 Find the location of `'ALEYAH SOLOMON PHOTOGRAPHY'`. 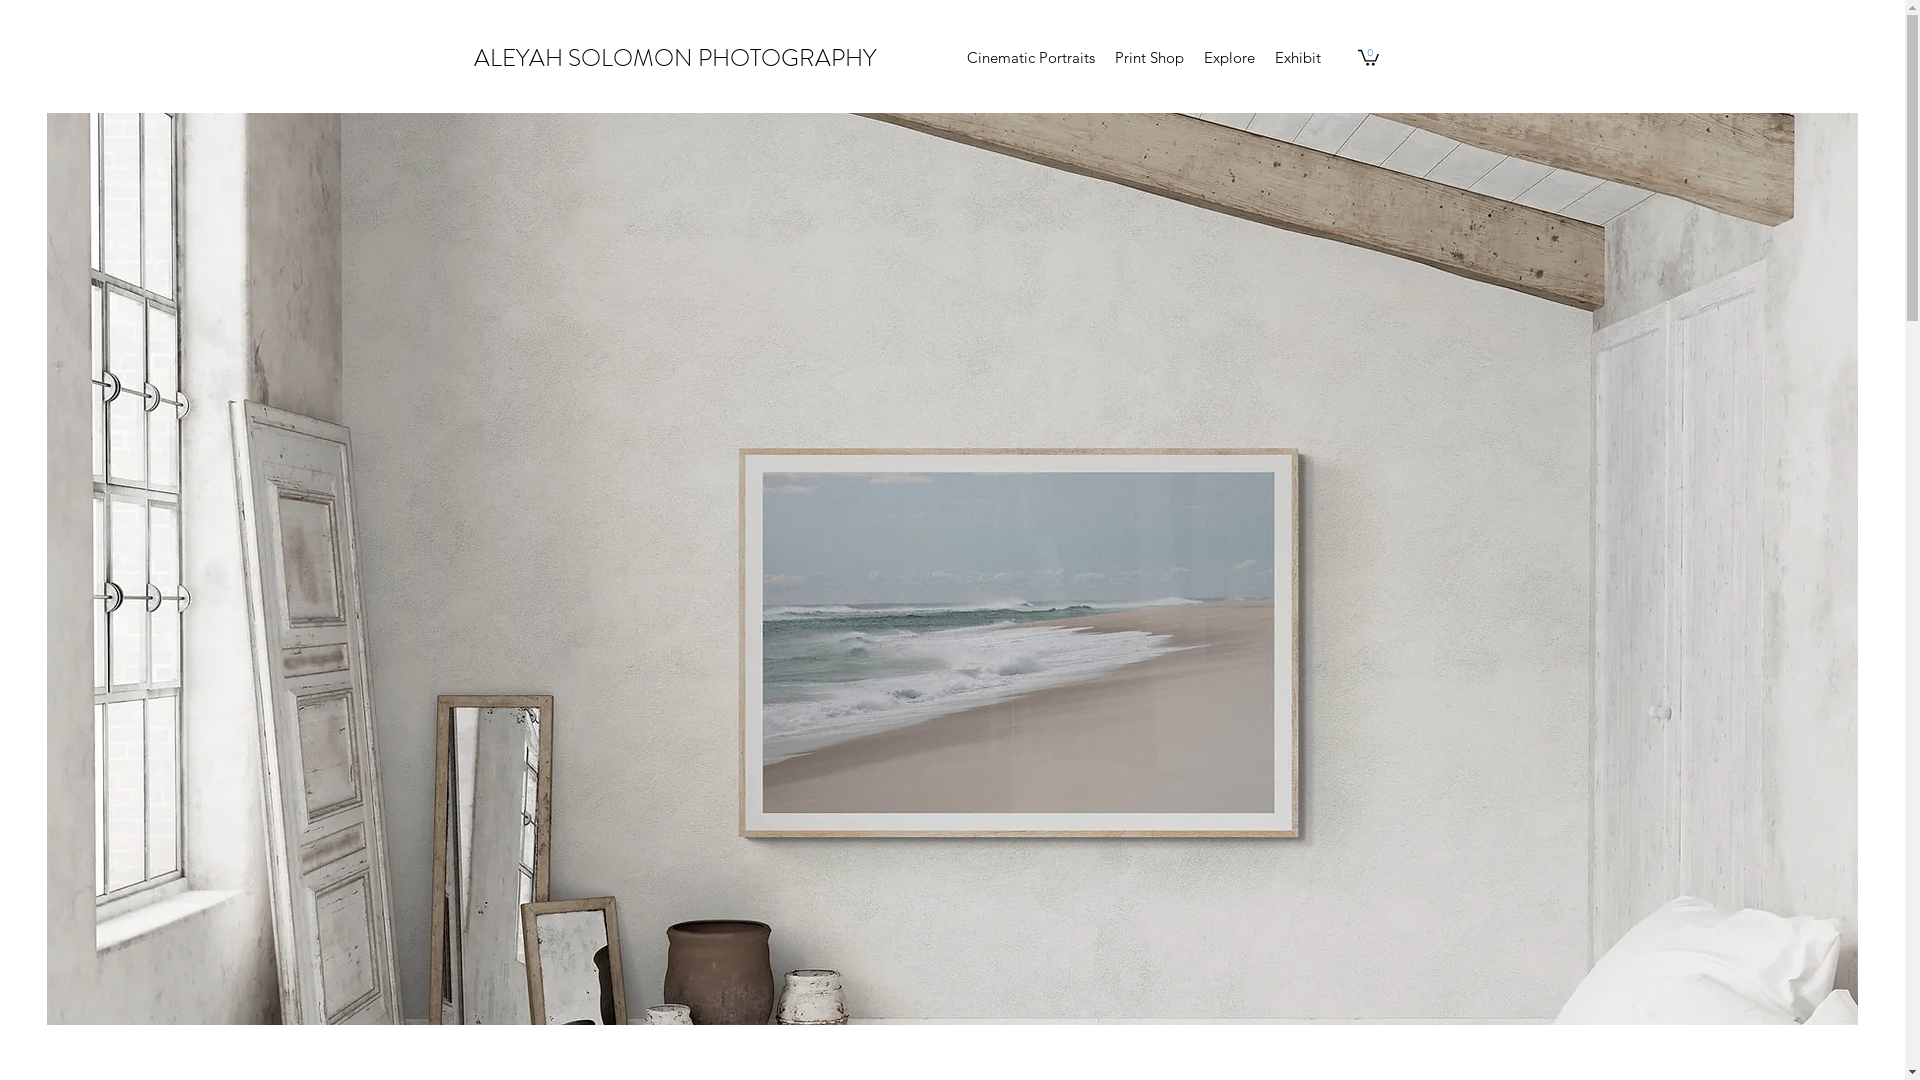

'ALEYAH SOLOMON PHOTOGRAPHY' is located at coordinates (675, 56).